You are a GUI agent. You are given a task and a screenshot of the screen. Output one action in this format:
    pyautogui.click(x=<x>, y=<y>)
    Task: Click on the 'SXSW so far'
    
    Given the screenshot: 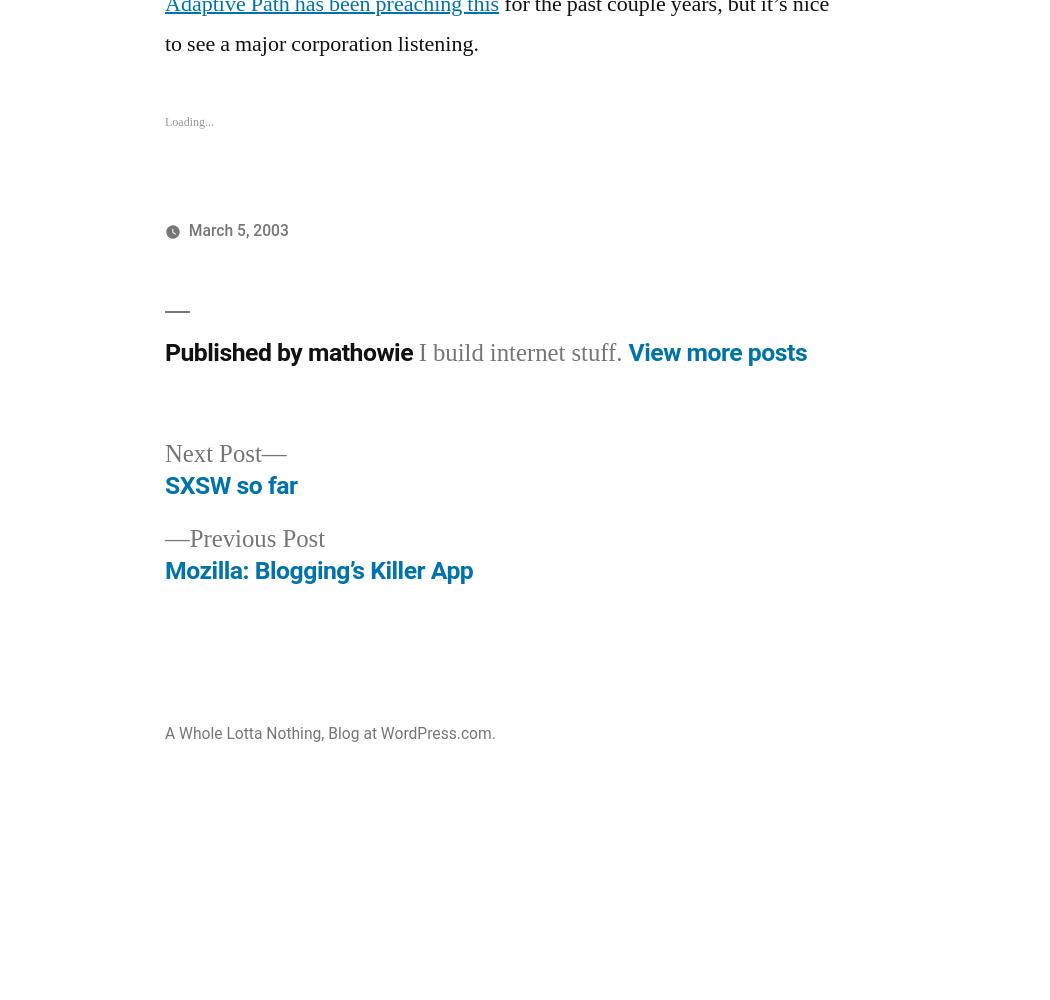 What is the action you would take?
    pyautogui.click(x=231, y=484)
    